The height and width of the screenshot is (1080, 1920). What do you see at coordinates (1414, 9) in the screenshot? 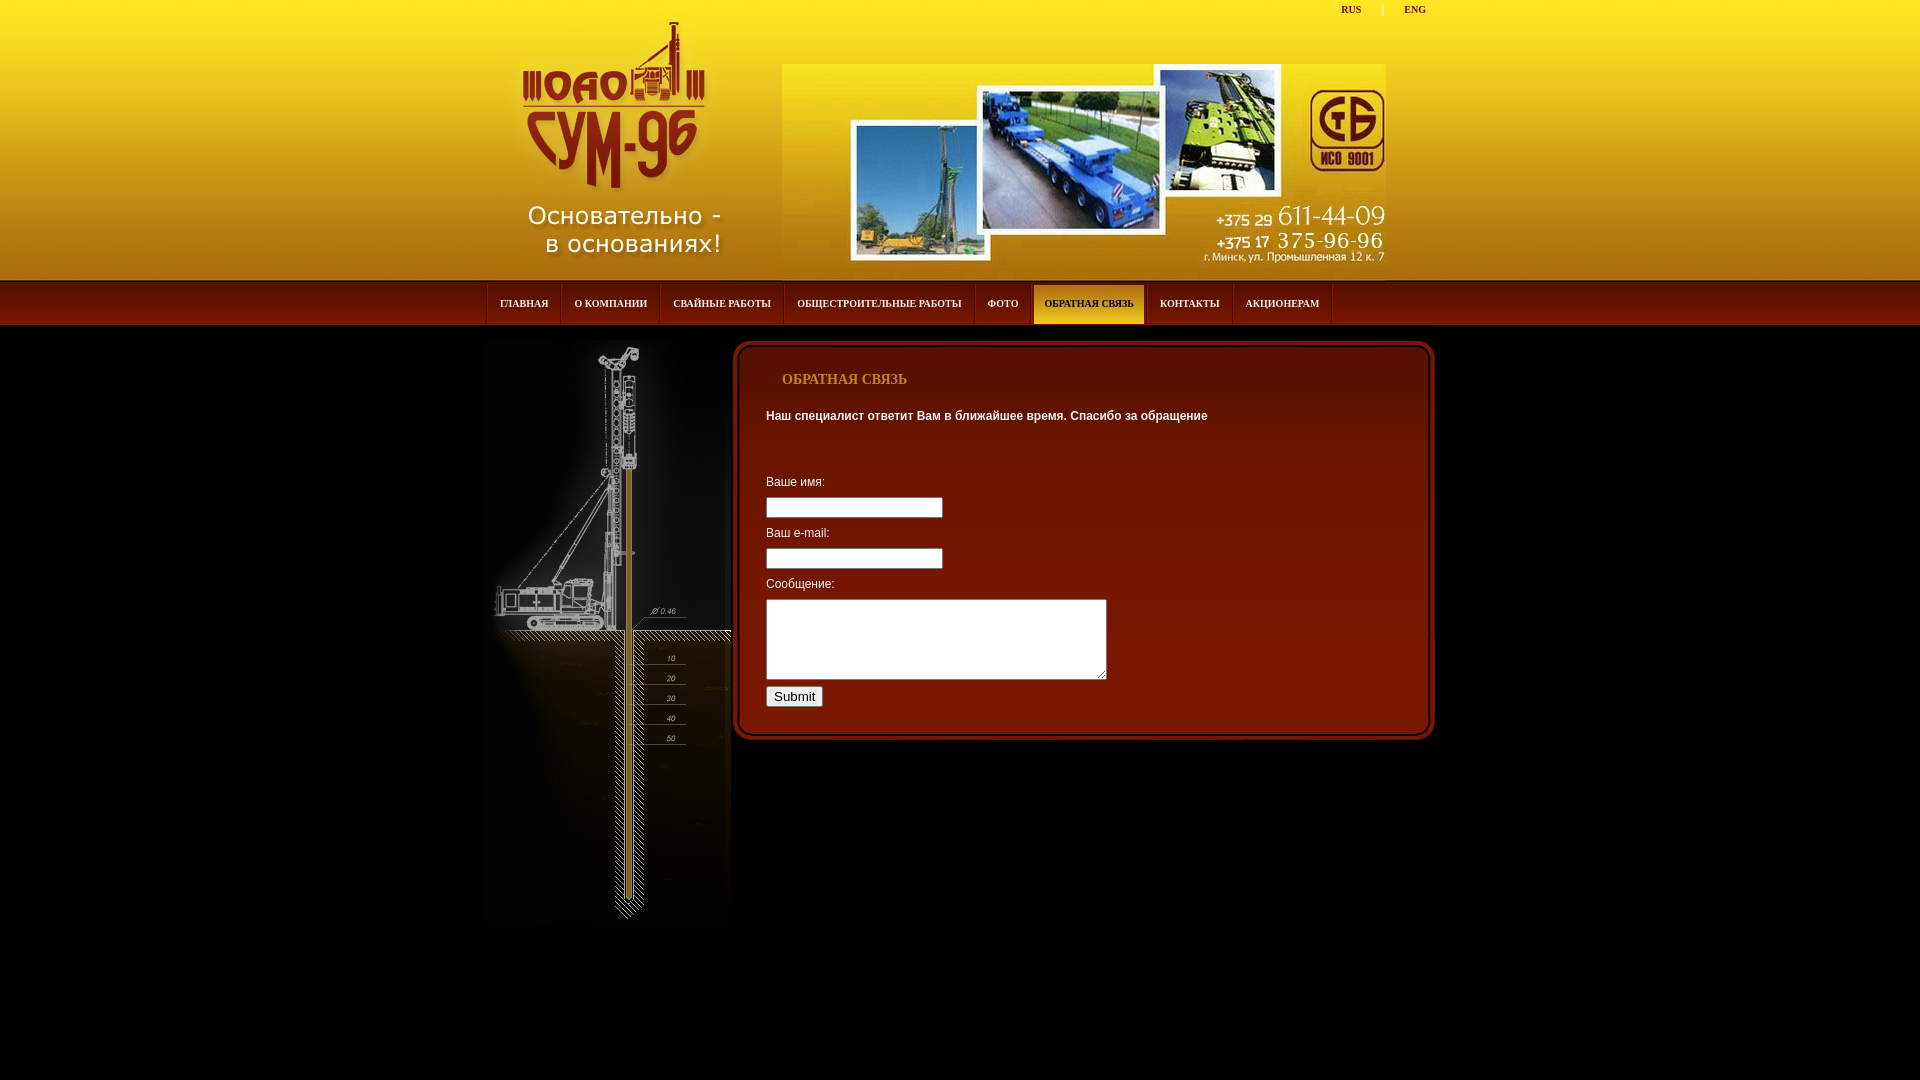
I see `'ENG'` at bounding box center [1414, 9].